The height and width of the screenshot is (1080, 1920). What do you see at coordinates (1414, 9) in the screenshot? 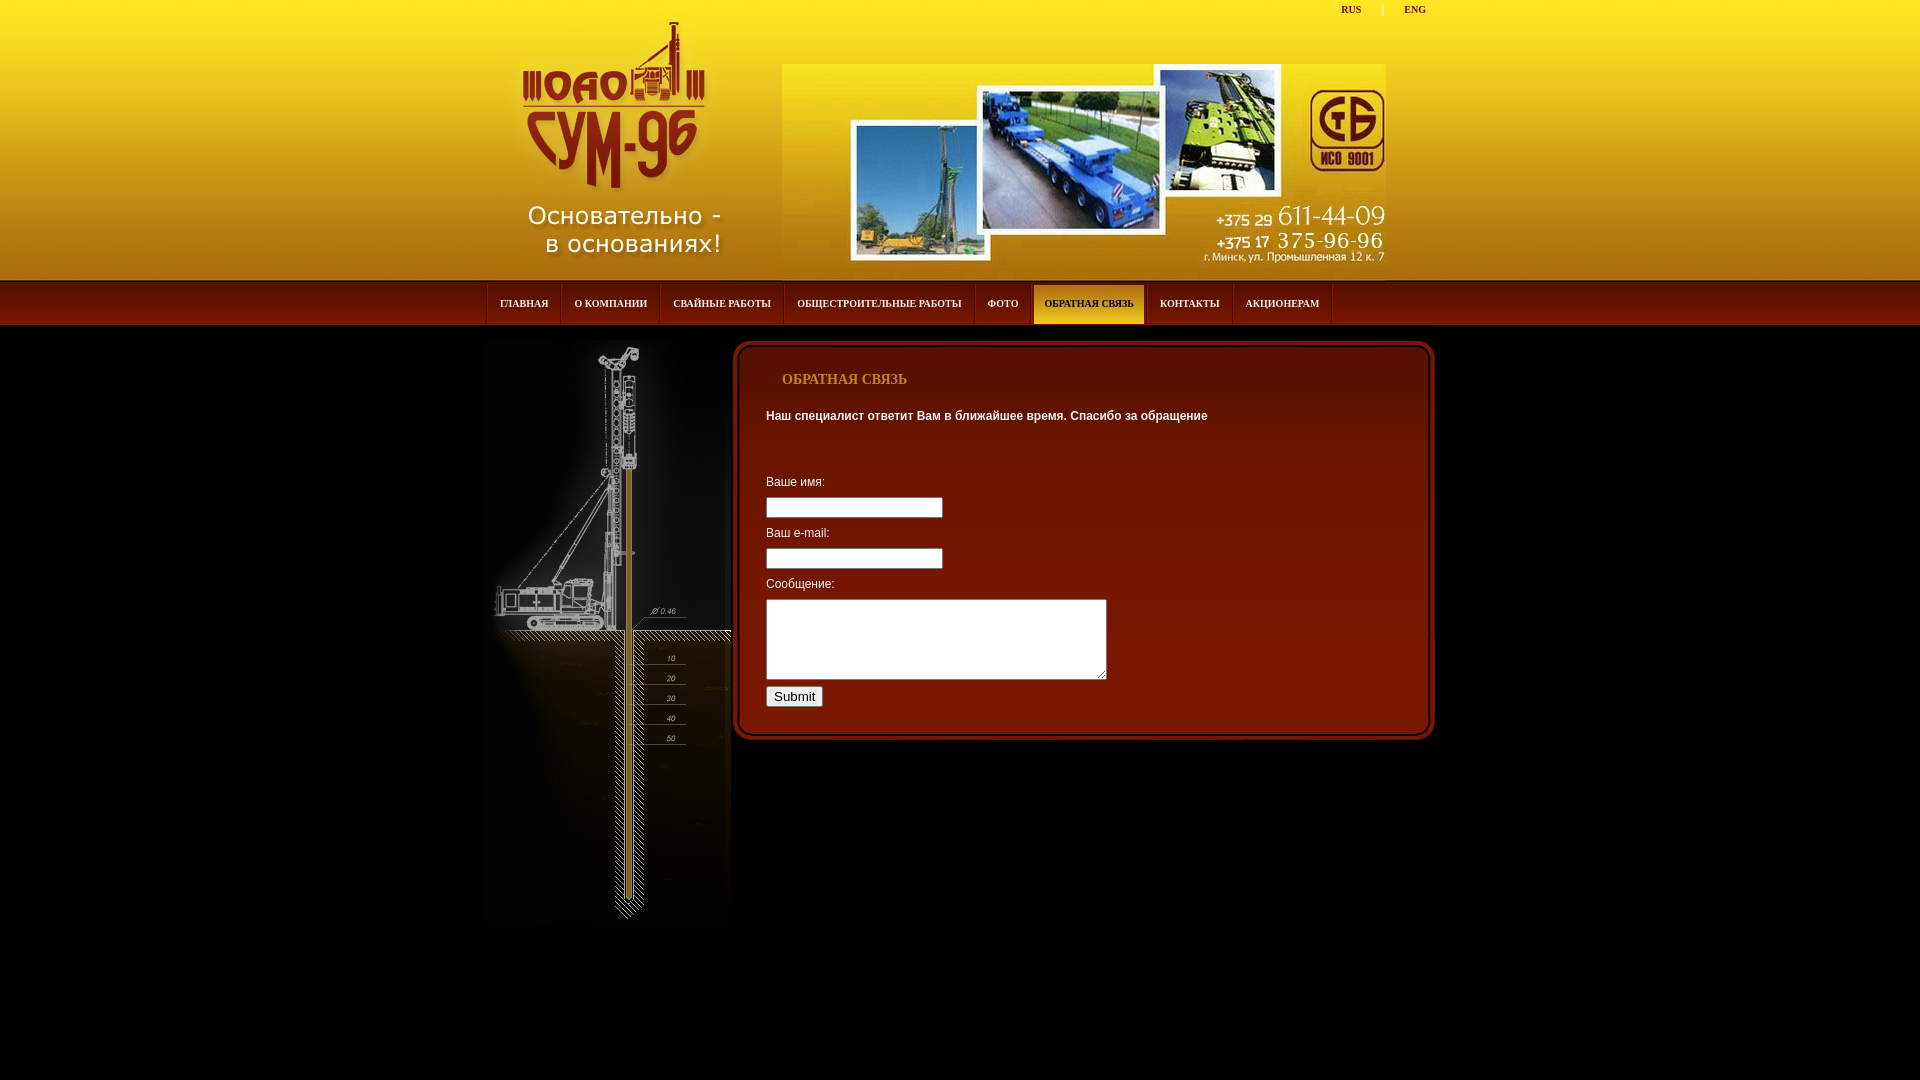
I see `'ENG'` at bounding box center [1414, 9].